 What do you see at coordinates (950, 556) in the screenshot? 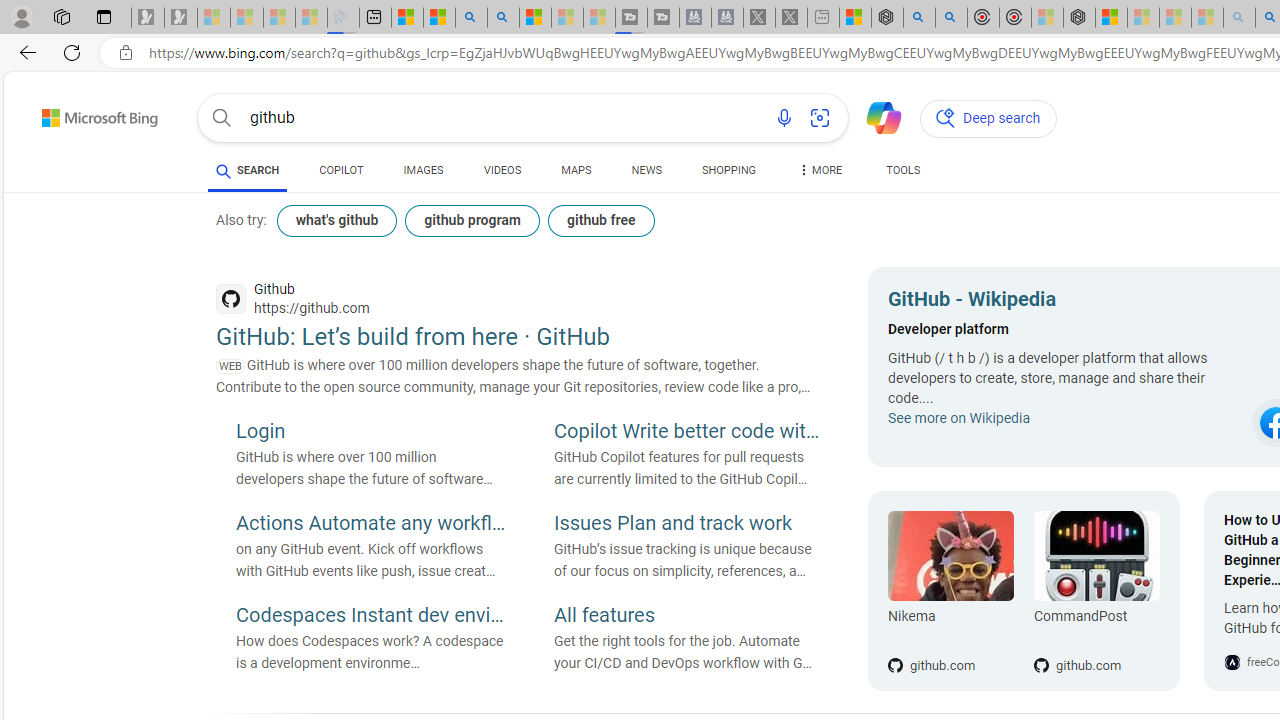
I see `'Nikema'` at bounding box center [950, 556].